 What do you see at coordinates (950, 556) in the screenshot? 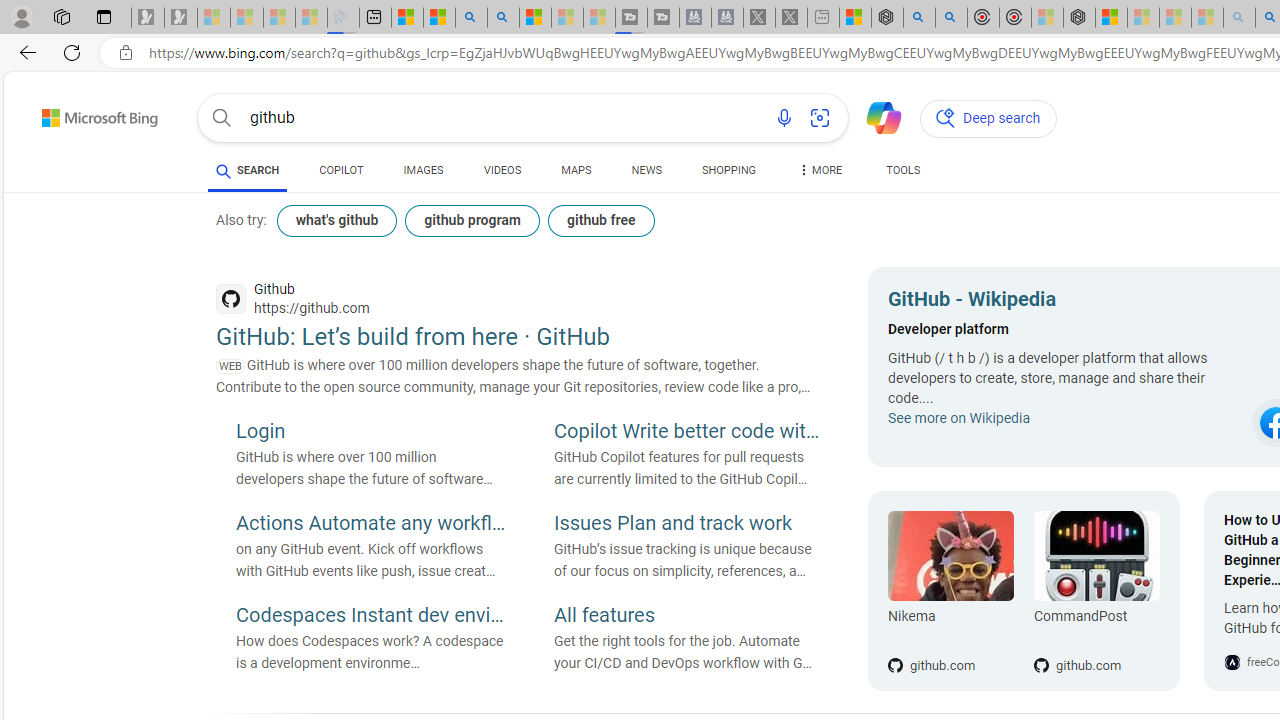
I see `'Nikema'` at bounding box center [950, 556].